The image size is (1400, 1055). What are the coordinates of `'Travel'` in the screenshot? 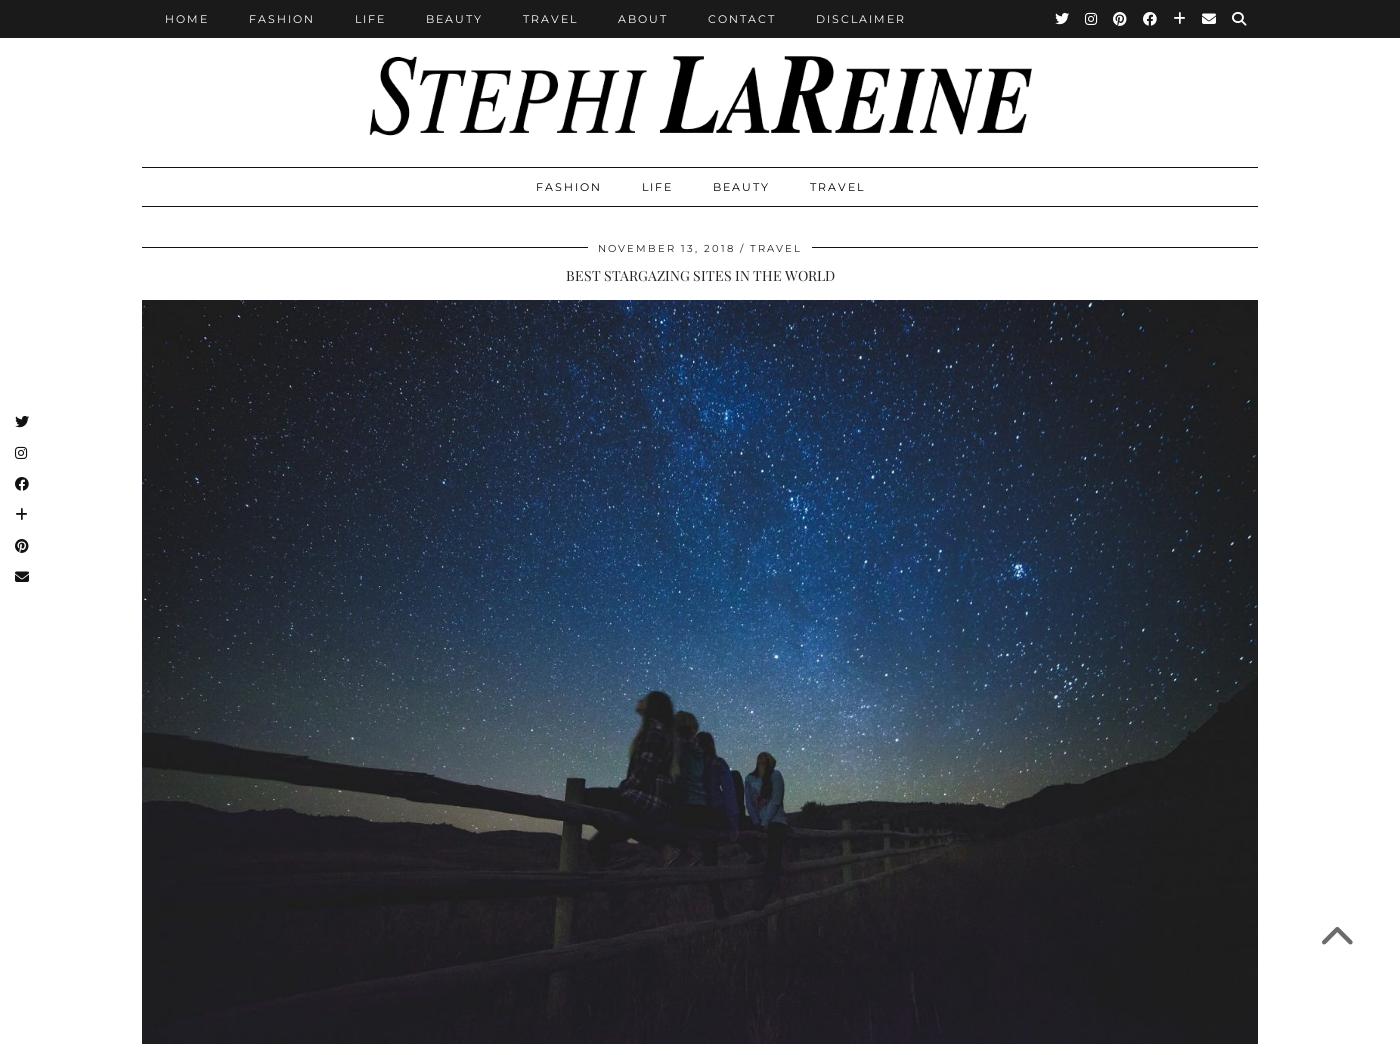 It's located at (550, 18).